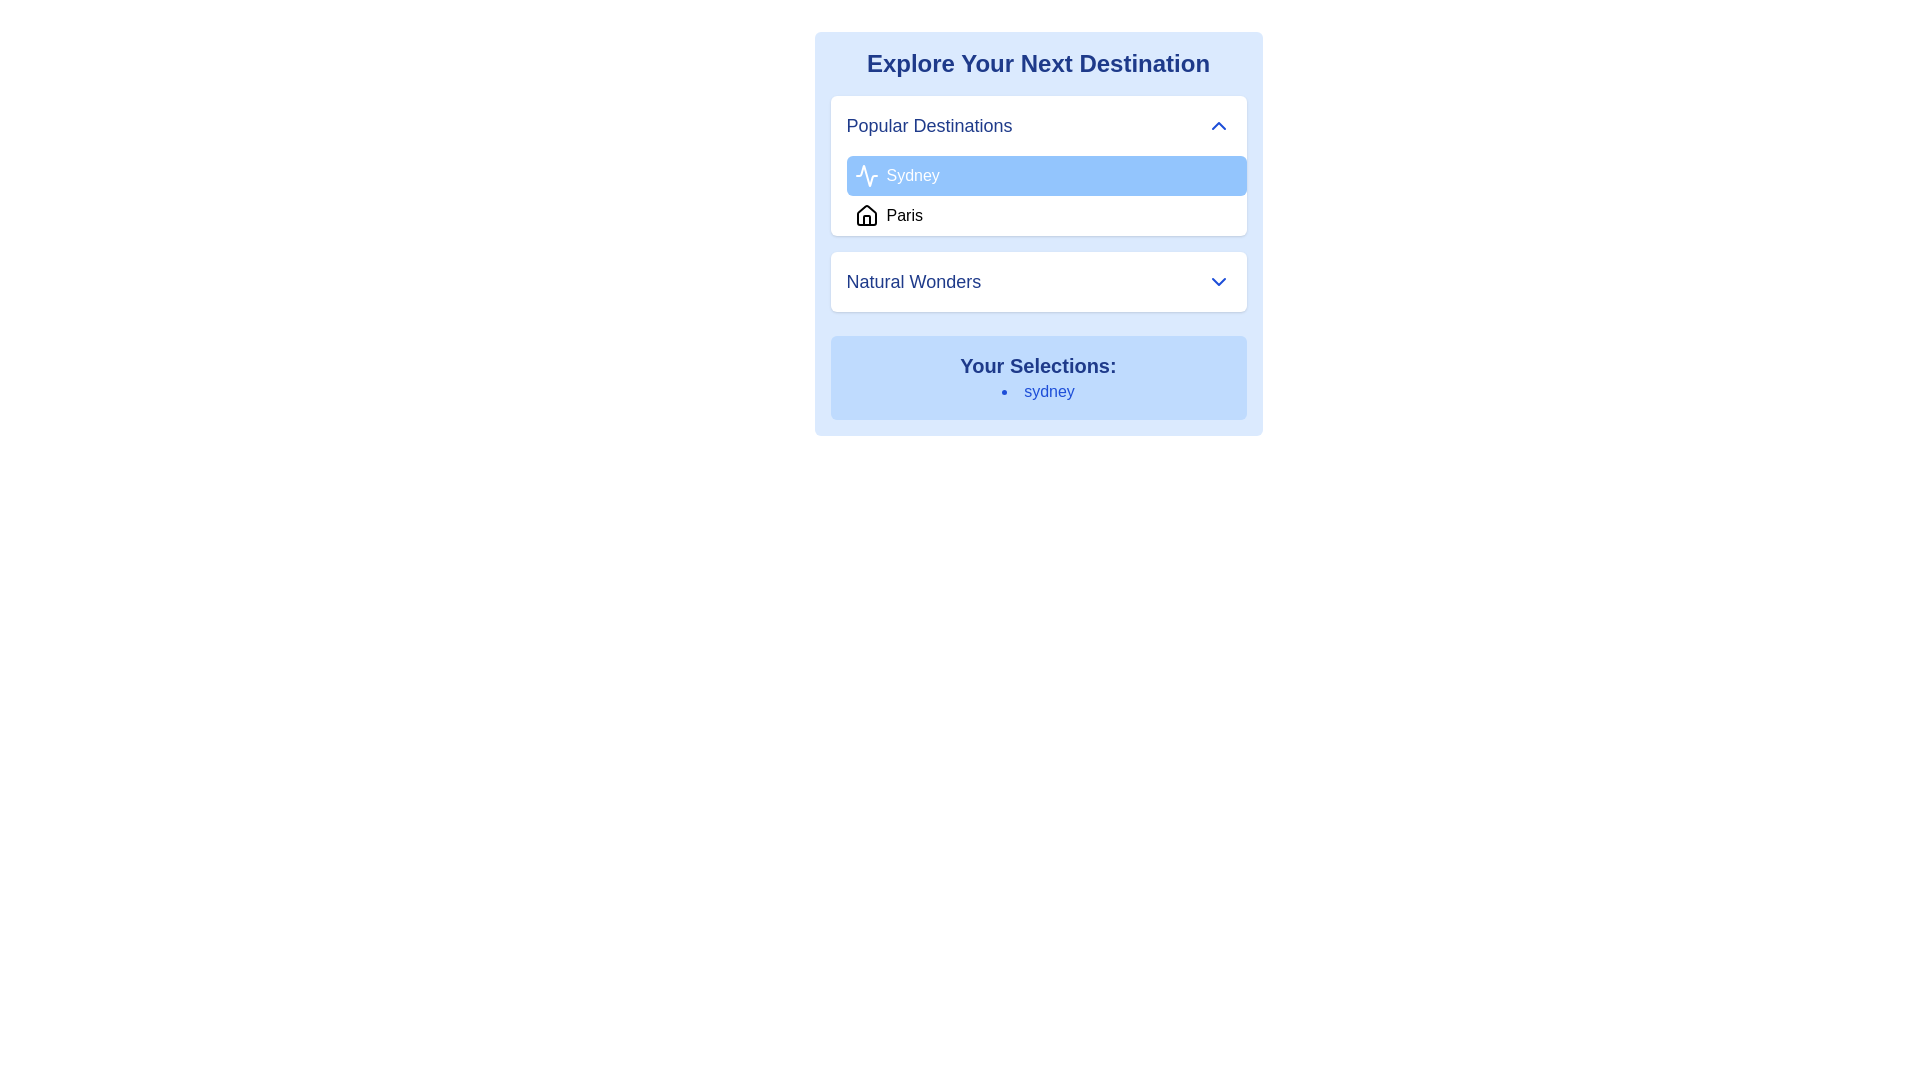  What do you see at coordinates (903, 216) in the screenshot?
I see `the text label displaying 'Paris' which is located next to a house icon in the 'Popular Destinations' section` at bounding box center [903, 216].